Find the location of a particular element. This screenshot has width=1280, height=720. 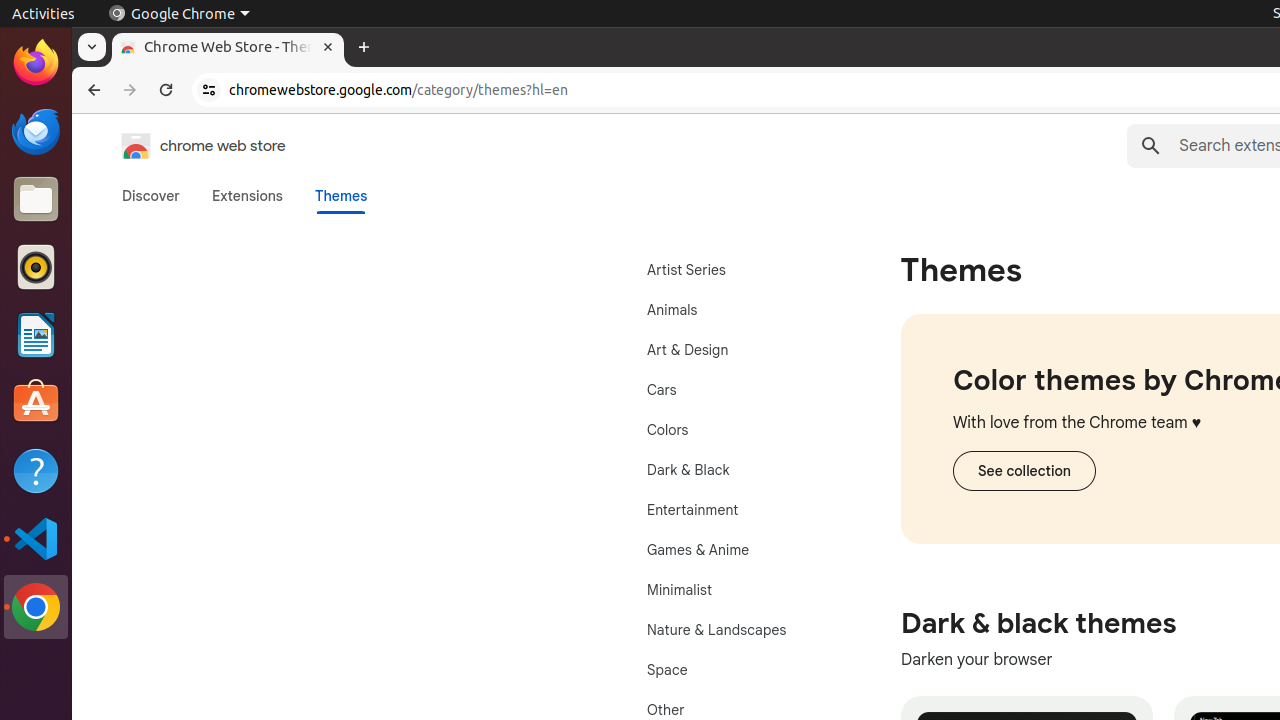

'Extensions' is located at coordinates (246, 195).